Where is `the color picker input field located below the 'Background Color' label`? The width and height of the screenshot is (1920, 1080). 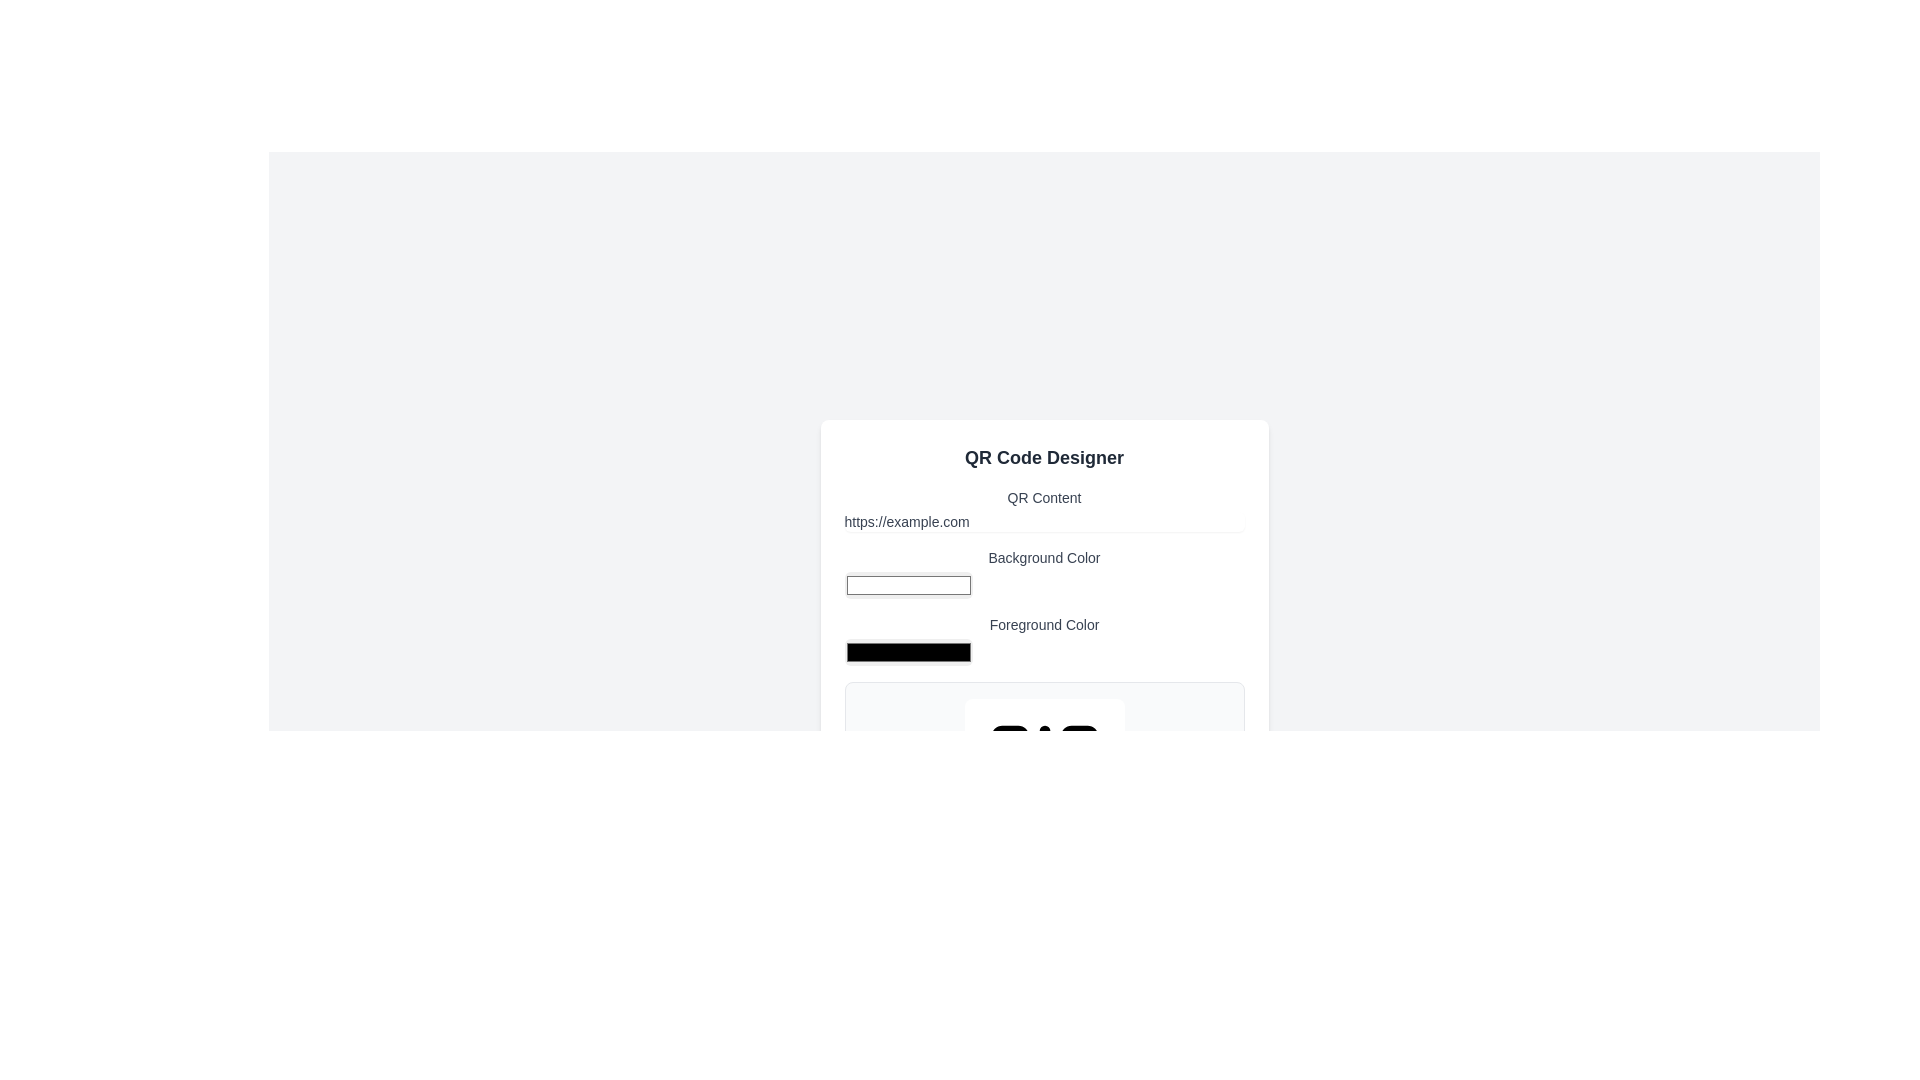
the color picker input field located below the 'Background Color' label is located at coordinates (907, 585).